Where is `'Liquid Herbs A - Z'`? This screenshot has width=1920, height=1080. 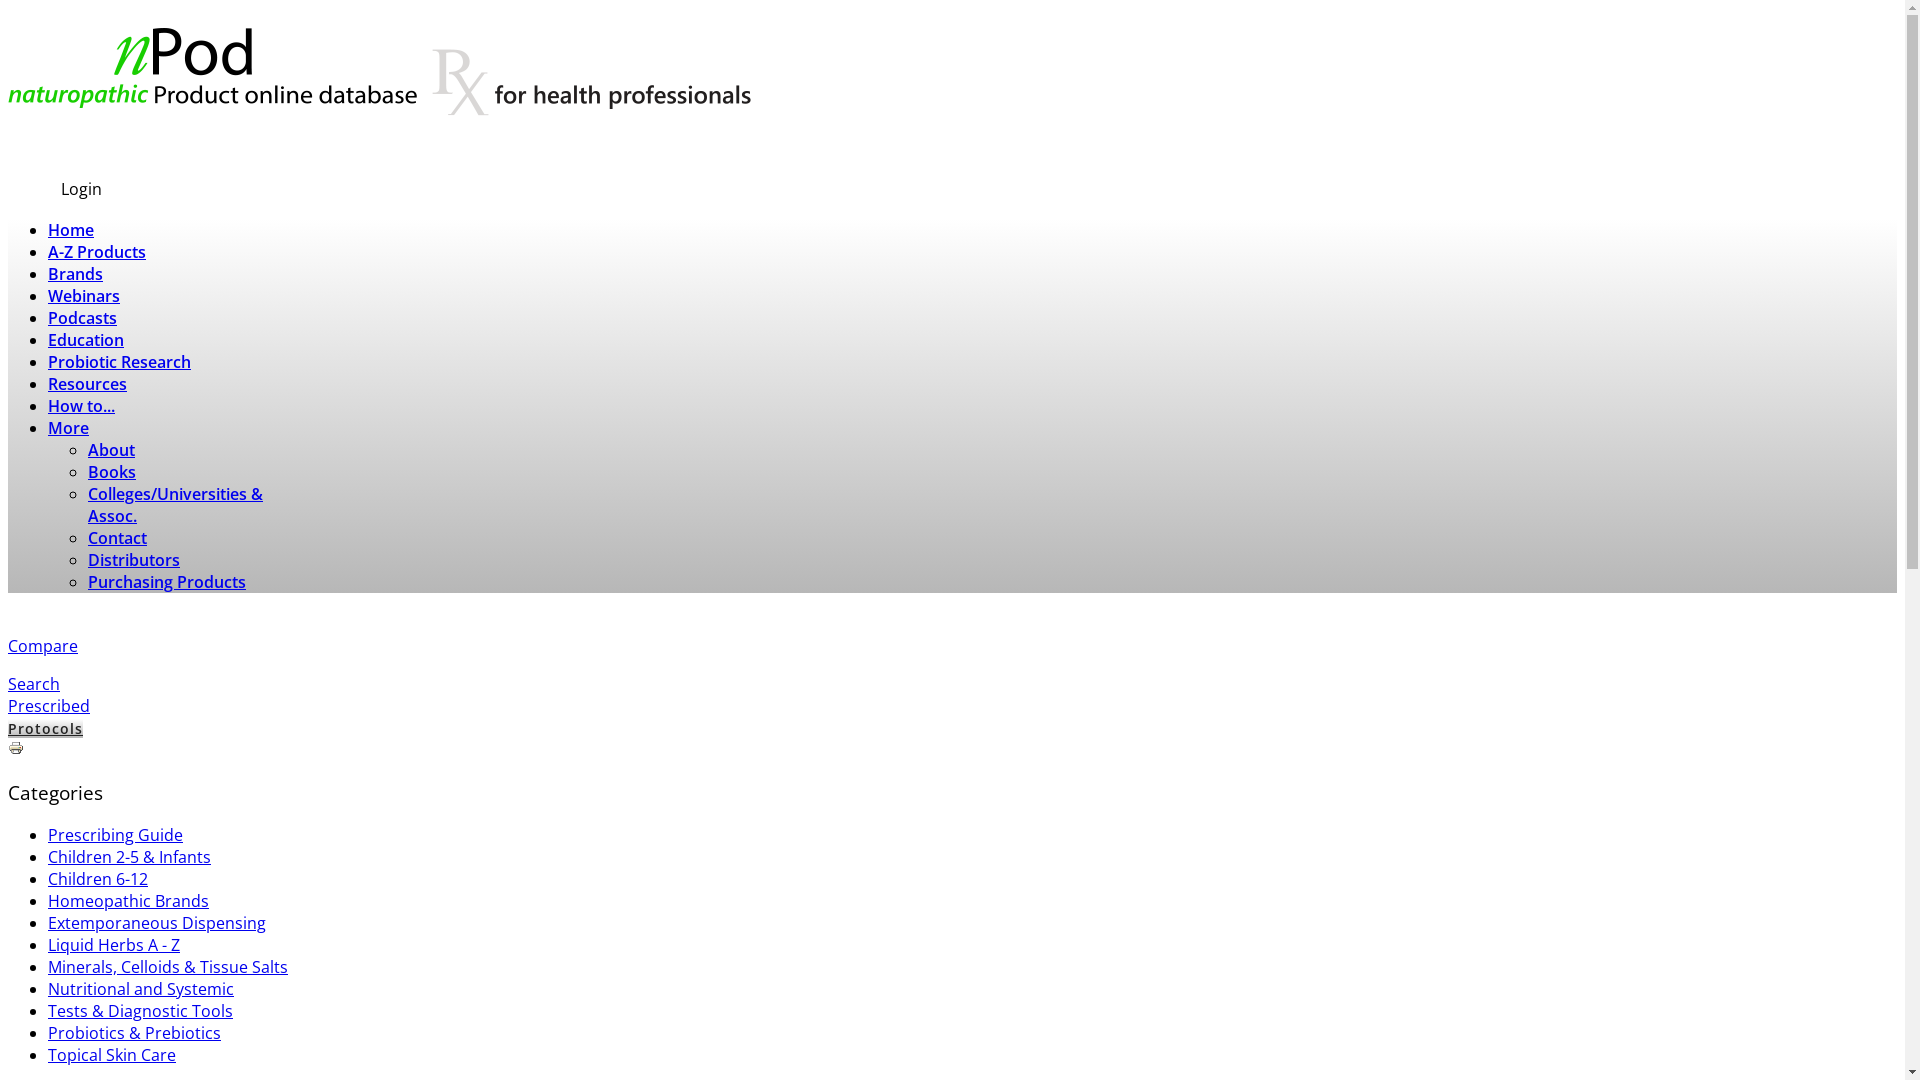
'Liquid Herbs A - Z' is located at coordinates (48, 945).